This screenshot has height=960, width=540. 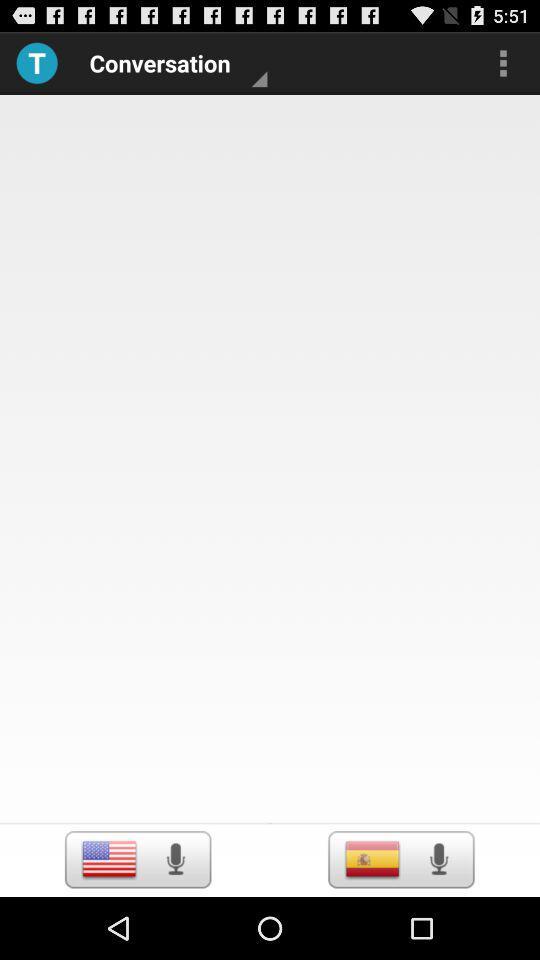 What do you see at coordinates (372, 858) in the screenshot?
I see `spain flag` at bounding box center [372, 858].